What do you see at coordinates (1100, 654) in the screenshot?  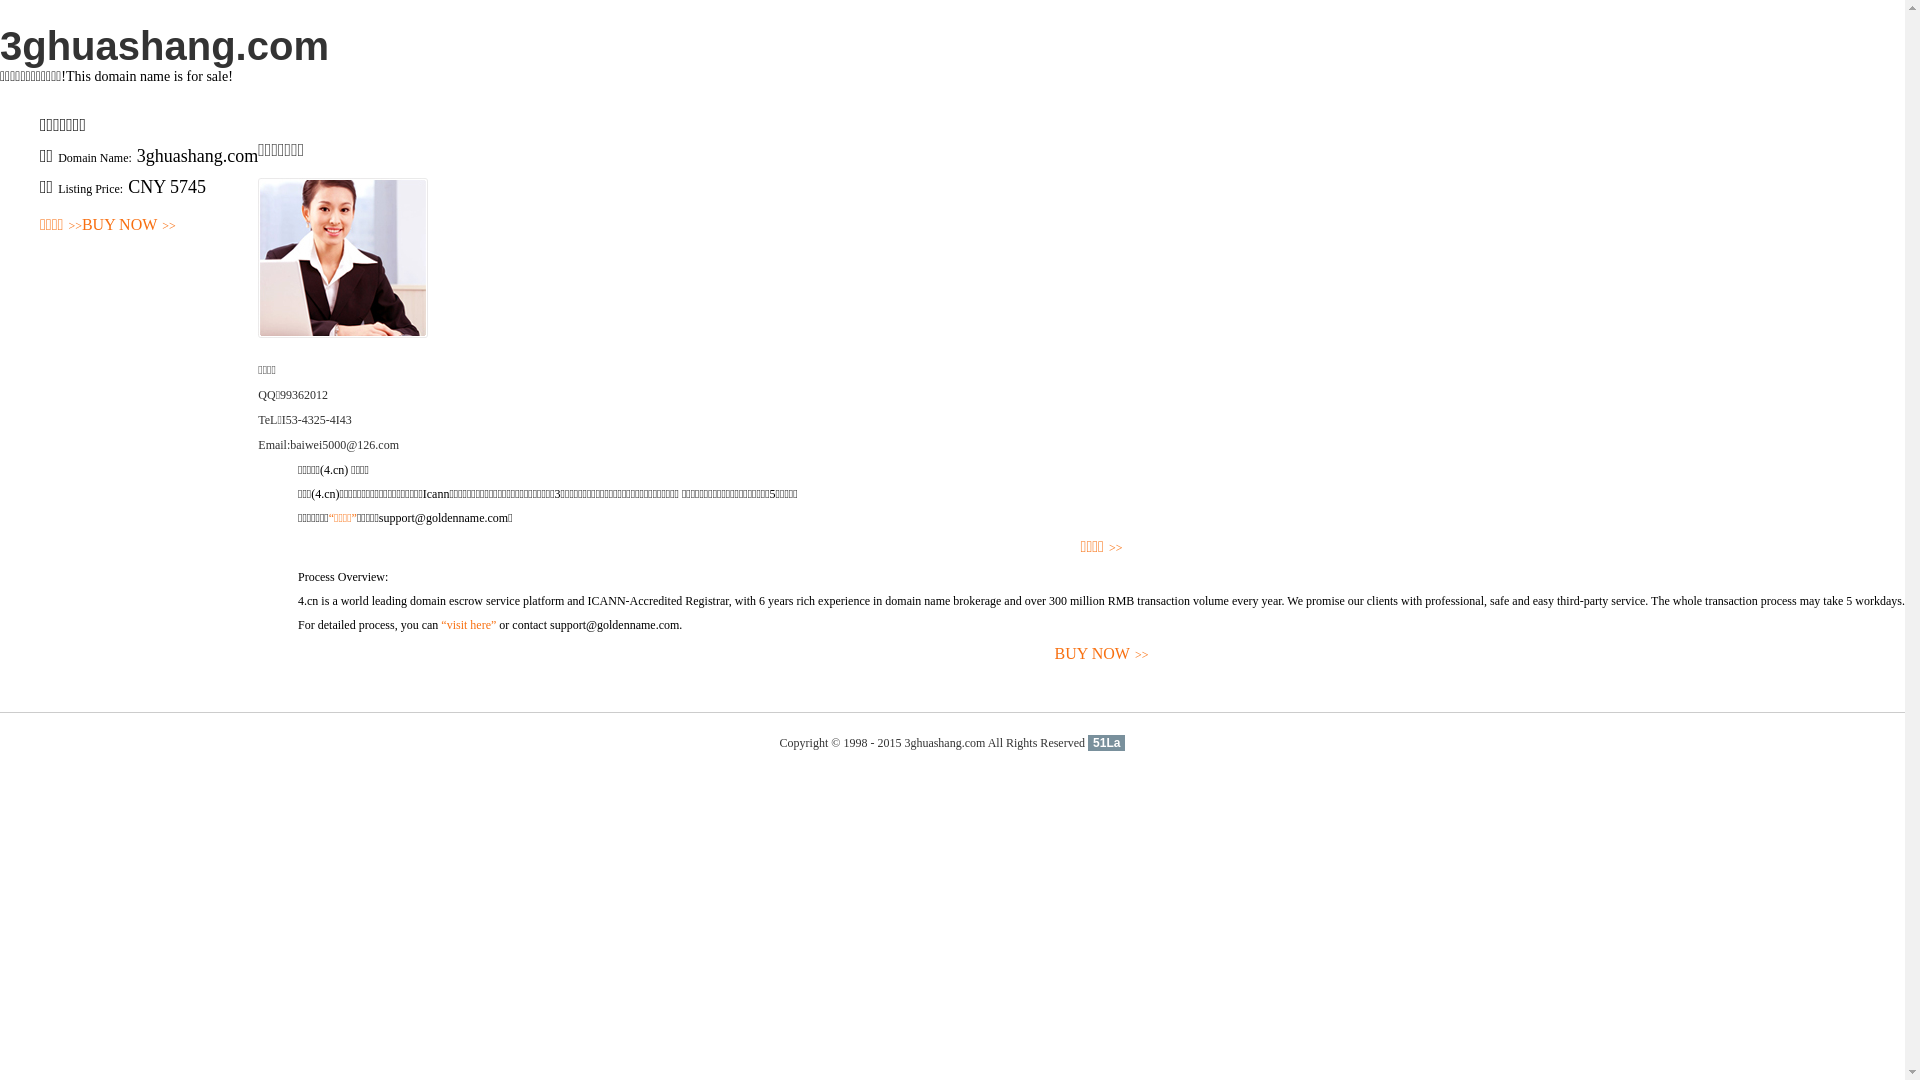 I see `'BUY NOW>>'` at bounding box center [1100, 654].